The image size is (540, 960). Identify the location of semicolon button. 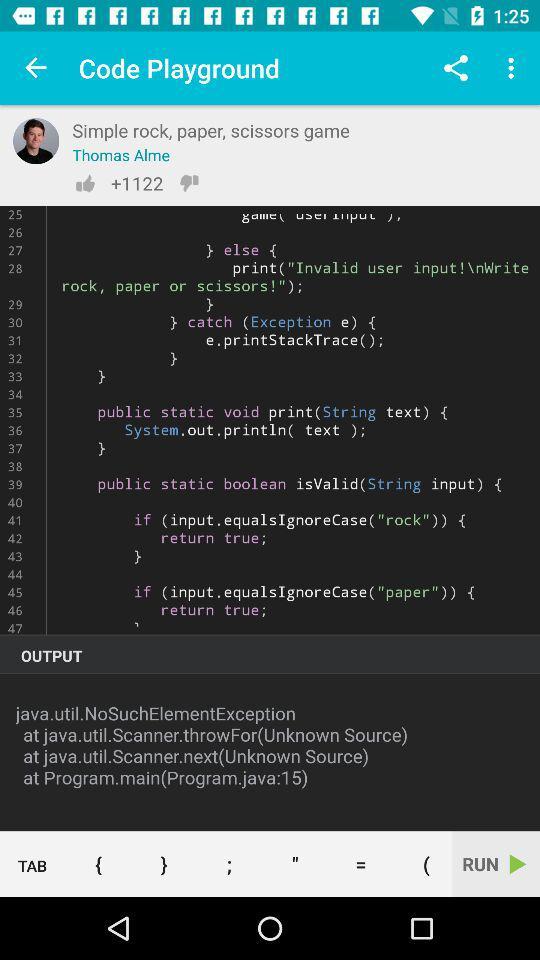
(228, 863).